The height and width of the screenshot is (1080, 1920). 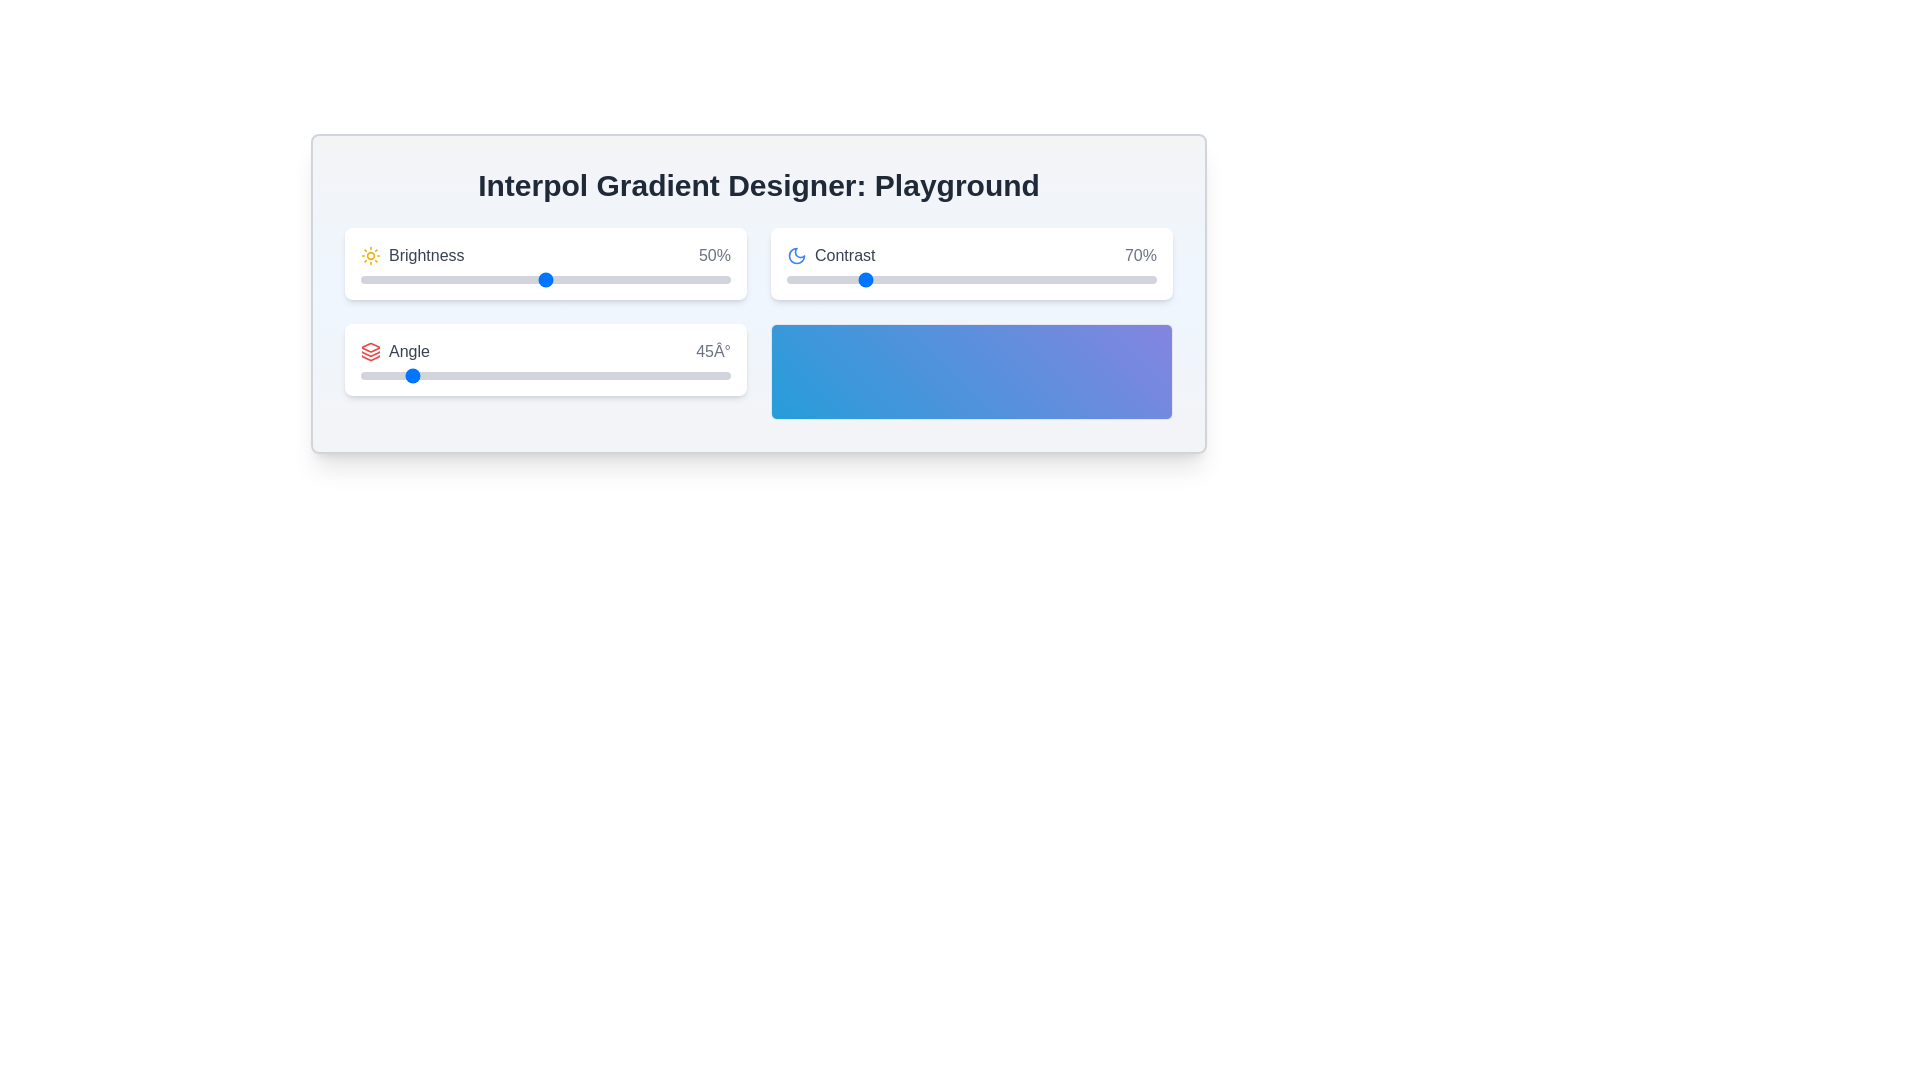 I want to click on the blue moon-shaped icon in line art style located to the left of the 'Contrast' label in the settings section, so click(x=795, y=254).